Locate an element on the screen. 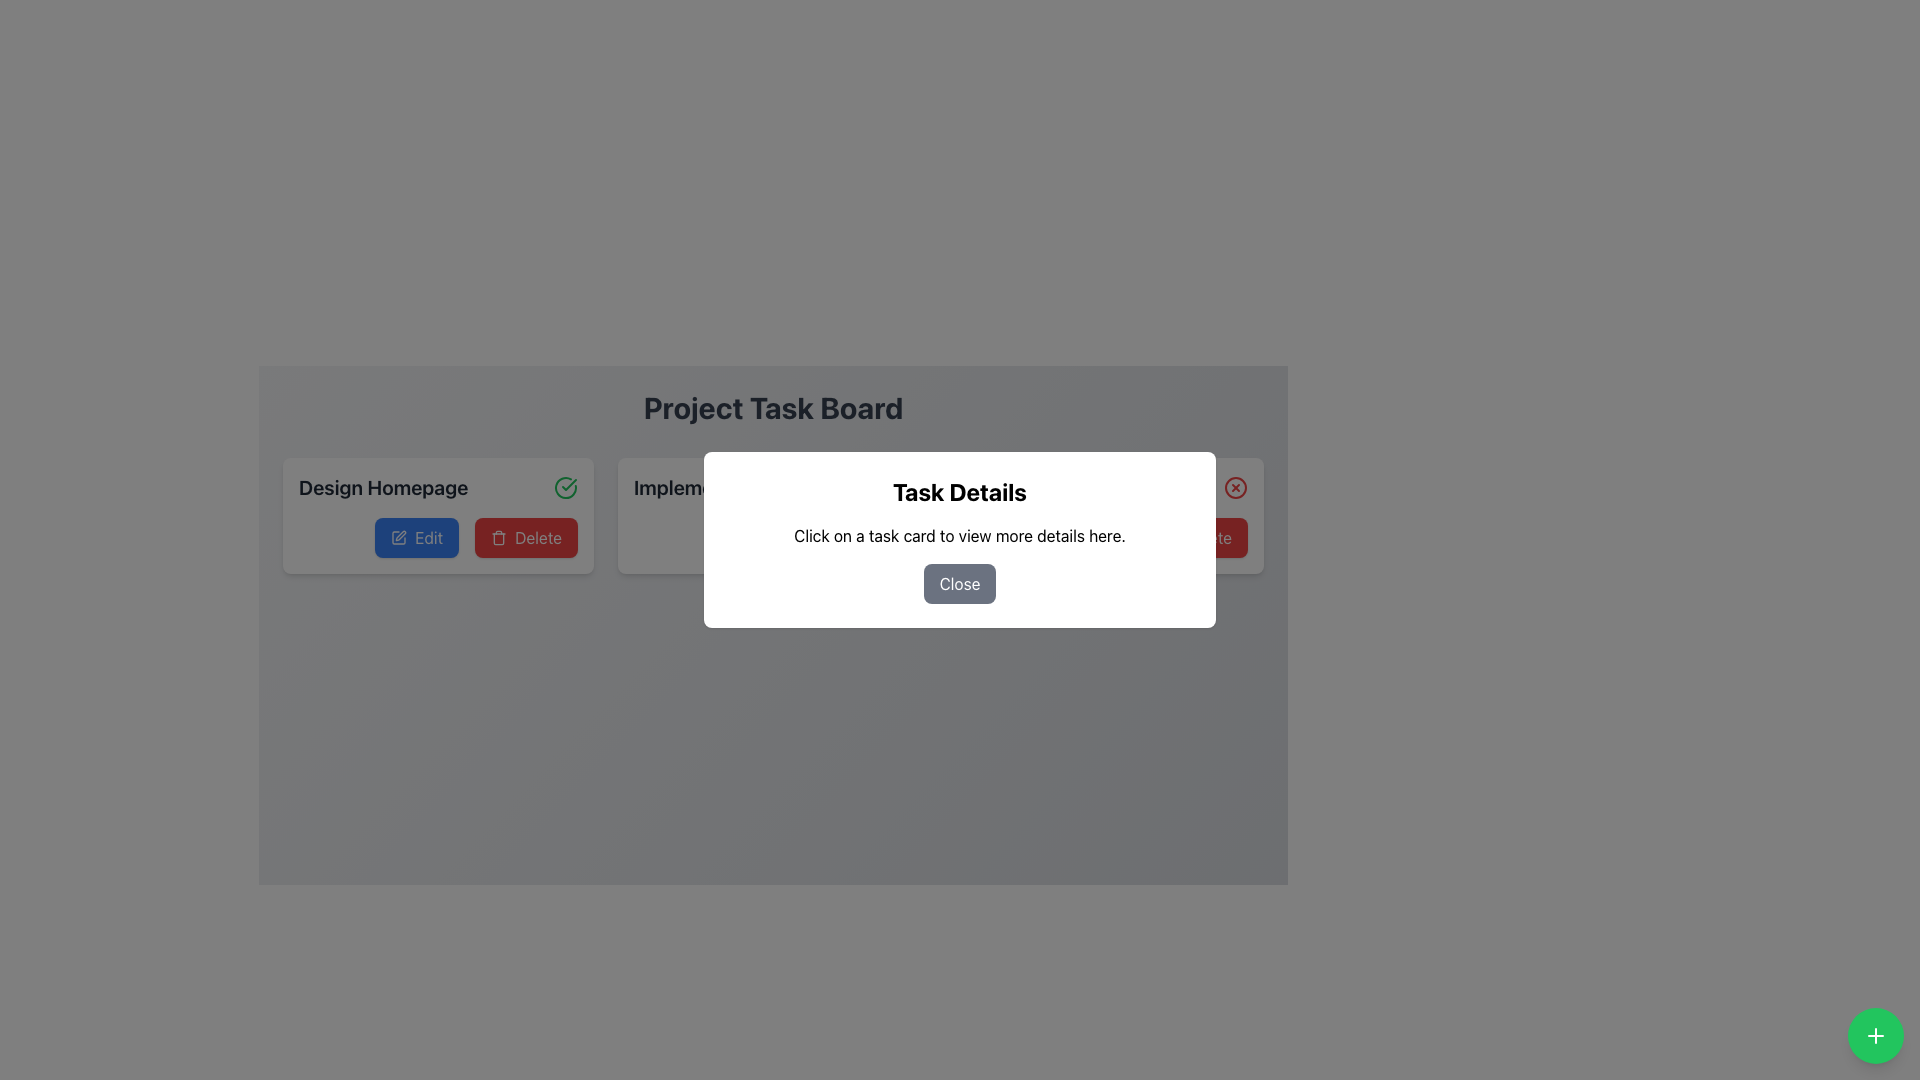  the icon within the 'Edit' button on the 'Design Homepage' task card is located at coordinates (399, 536).